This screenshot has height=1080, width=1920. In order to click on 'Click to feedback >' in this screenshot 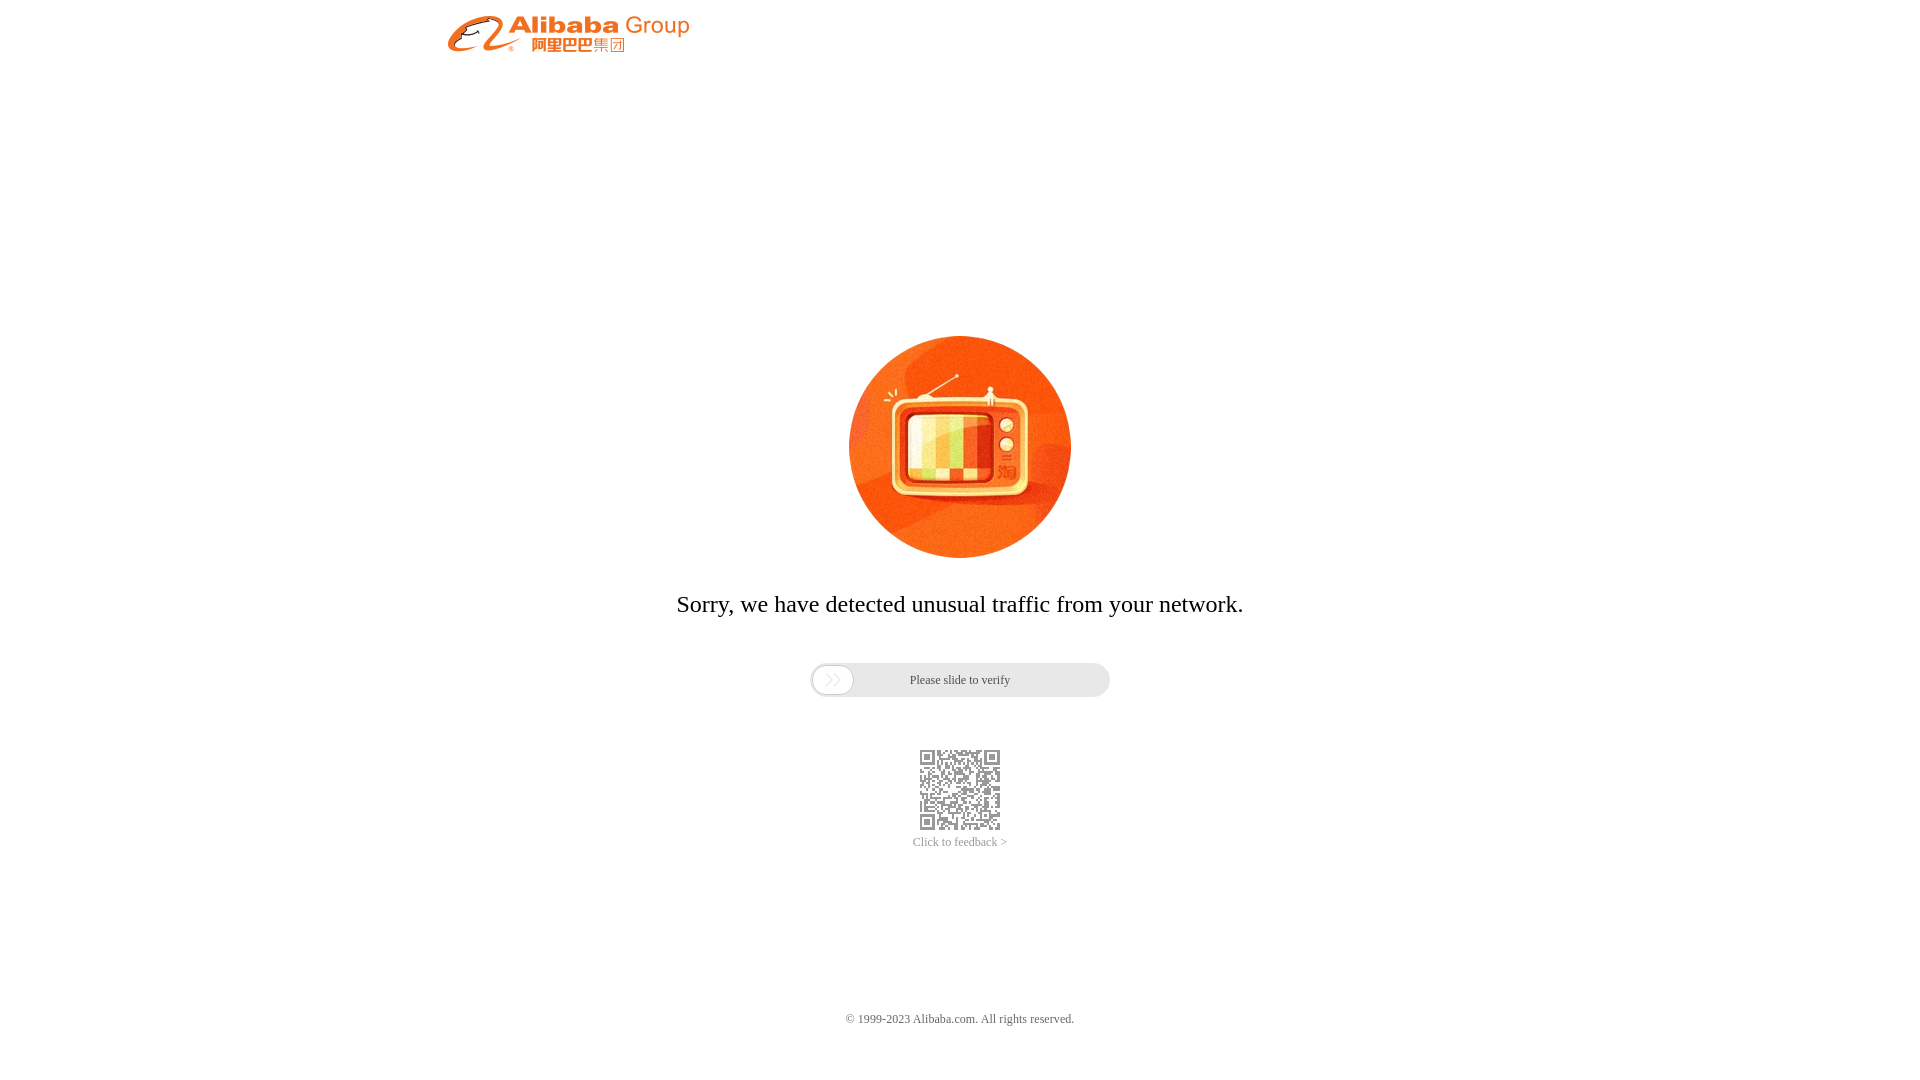, I will do `click(960, 842)`.